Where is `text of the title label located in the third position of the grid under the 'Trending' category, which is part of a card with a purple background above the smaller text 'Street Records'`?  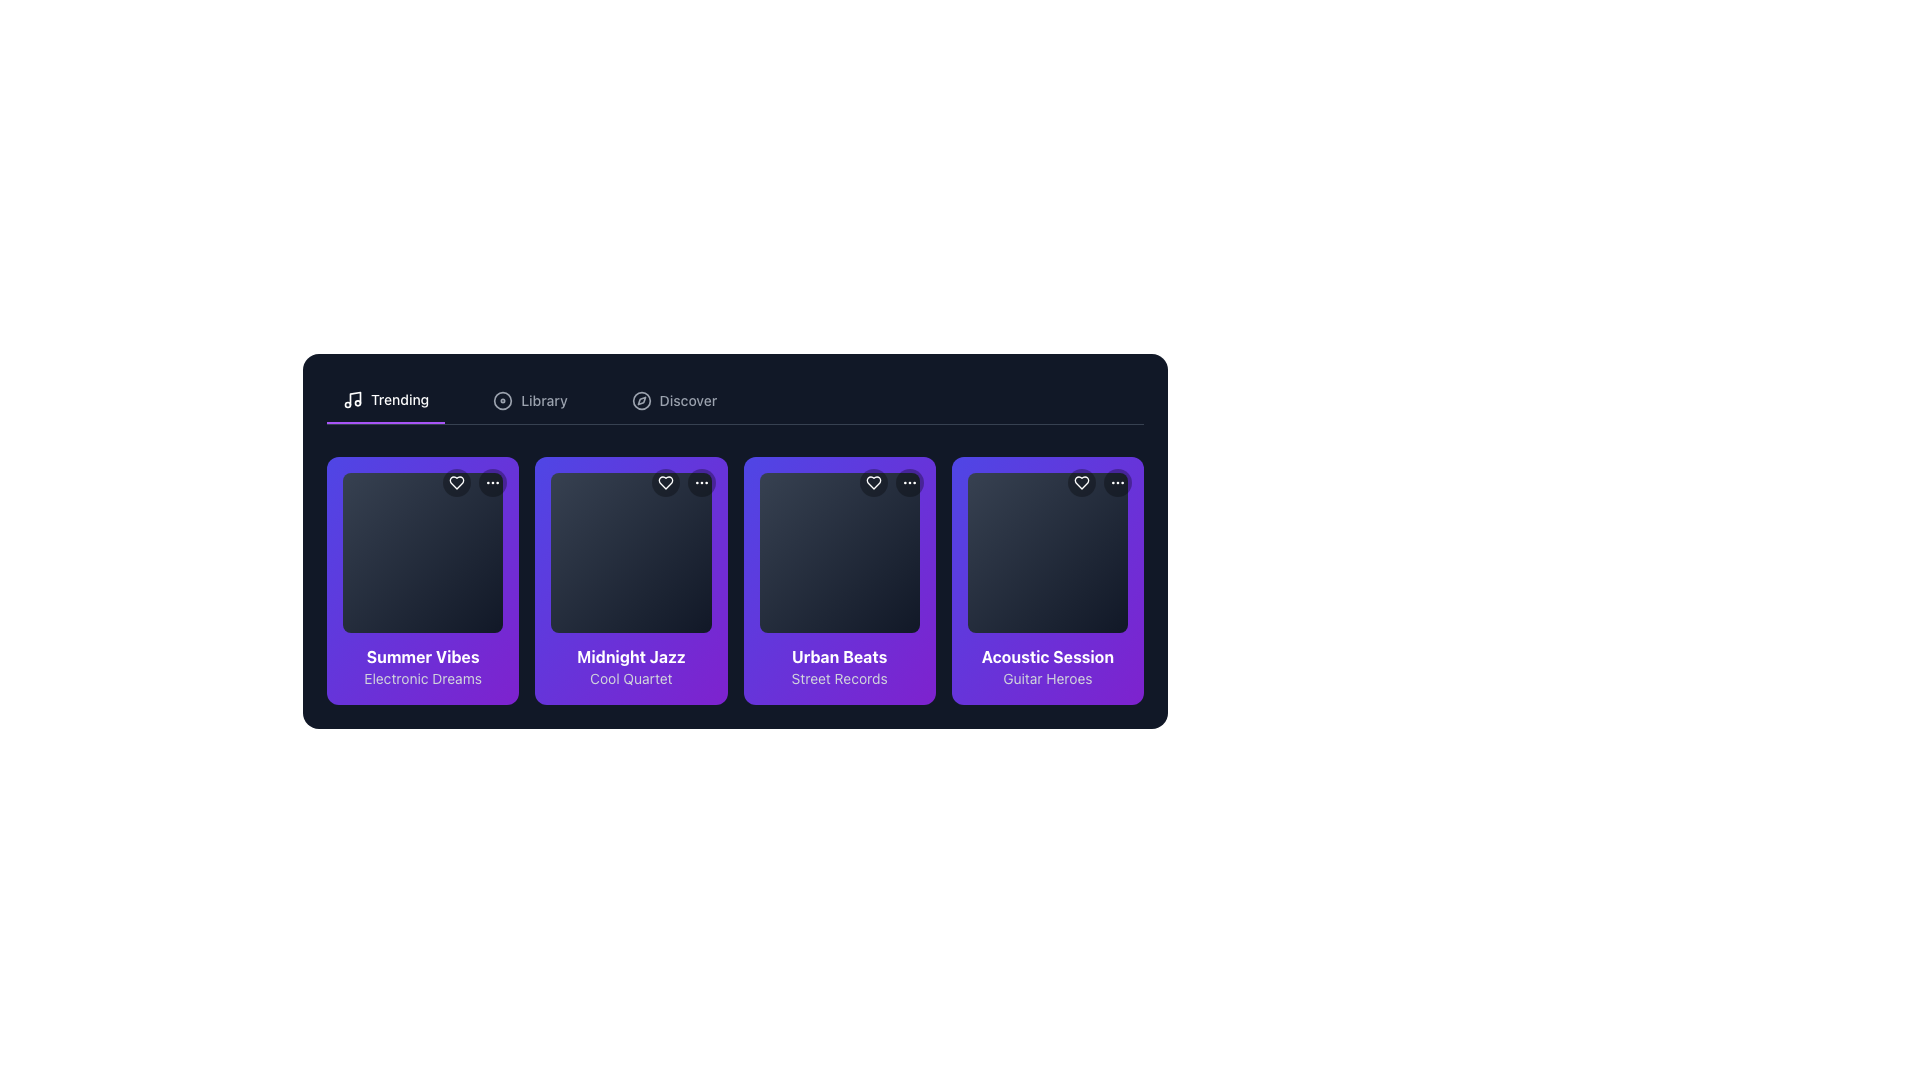
text of the title label located in the third position of the grid under the 'Trending' category, which is part of a card with a purple background above the smaller text 'Street Records' is located at coordinates (839, 657).